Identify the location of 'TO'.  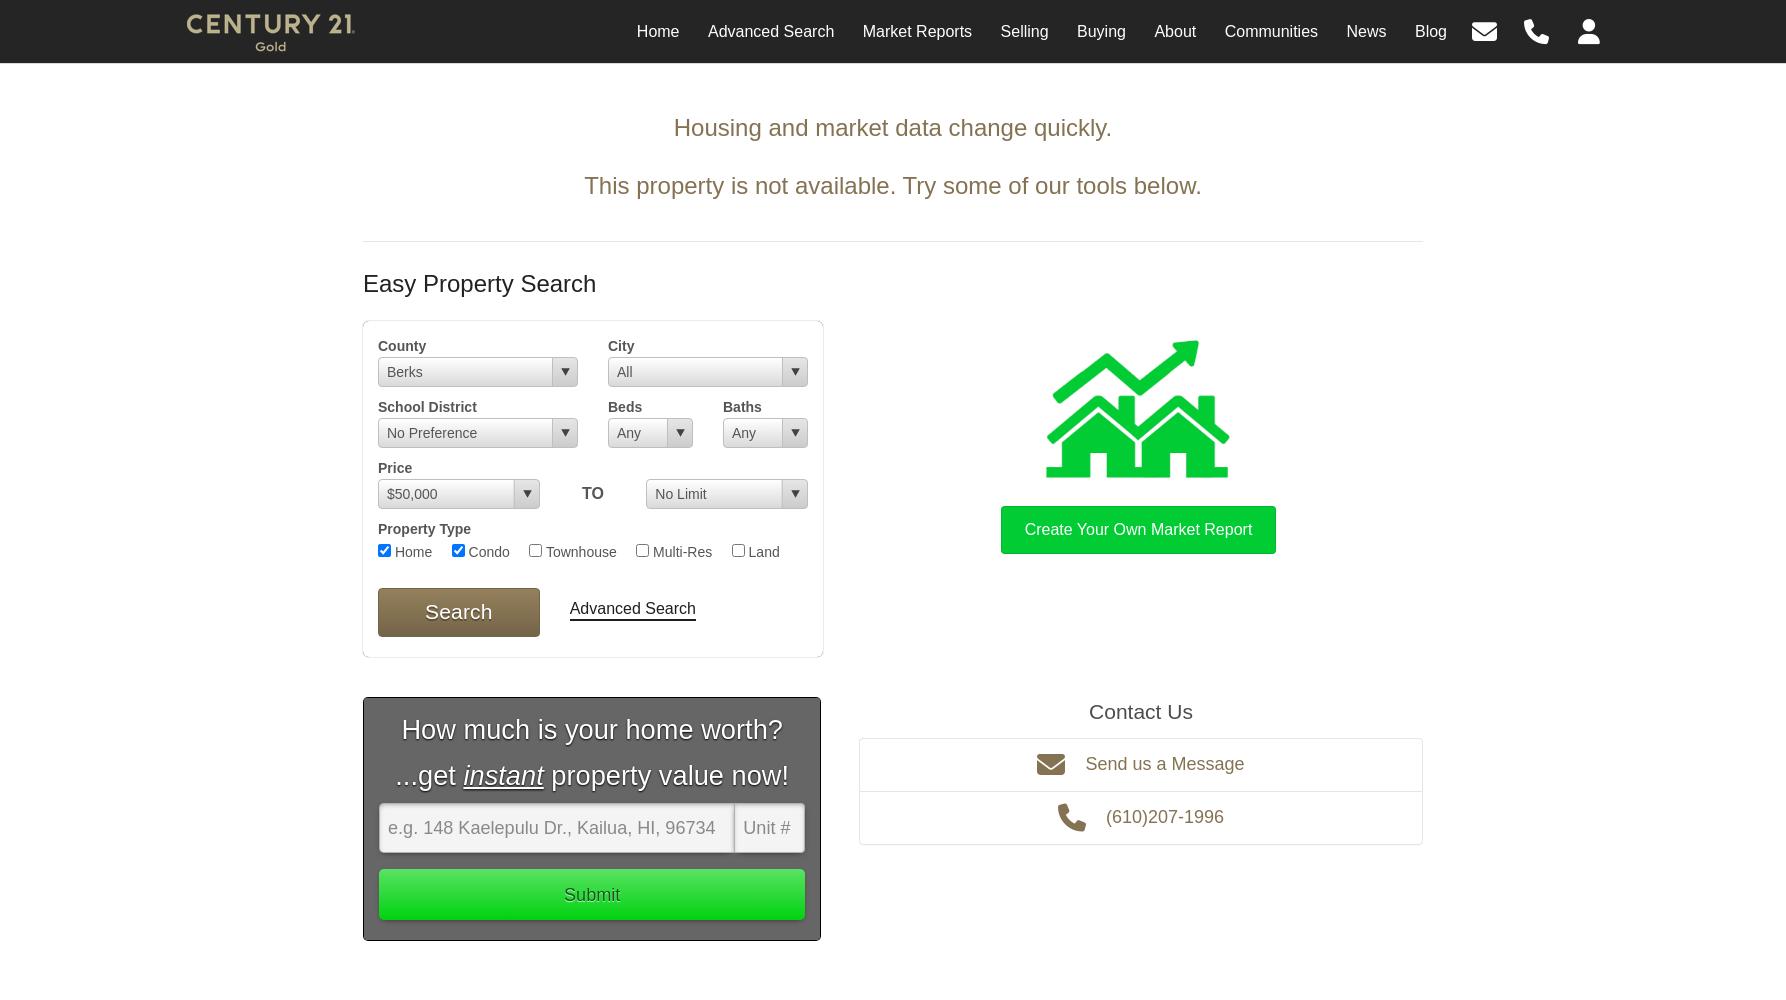
(591, 492).